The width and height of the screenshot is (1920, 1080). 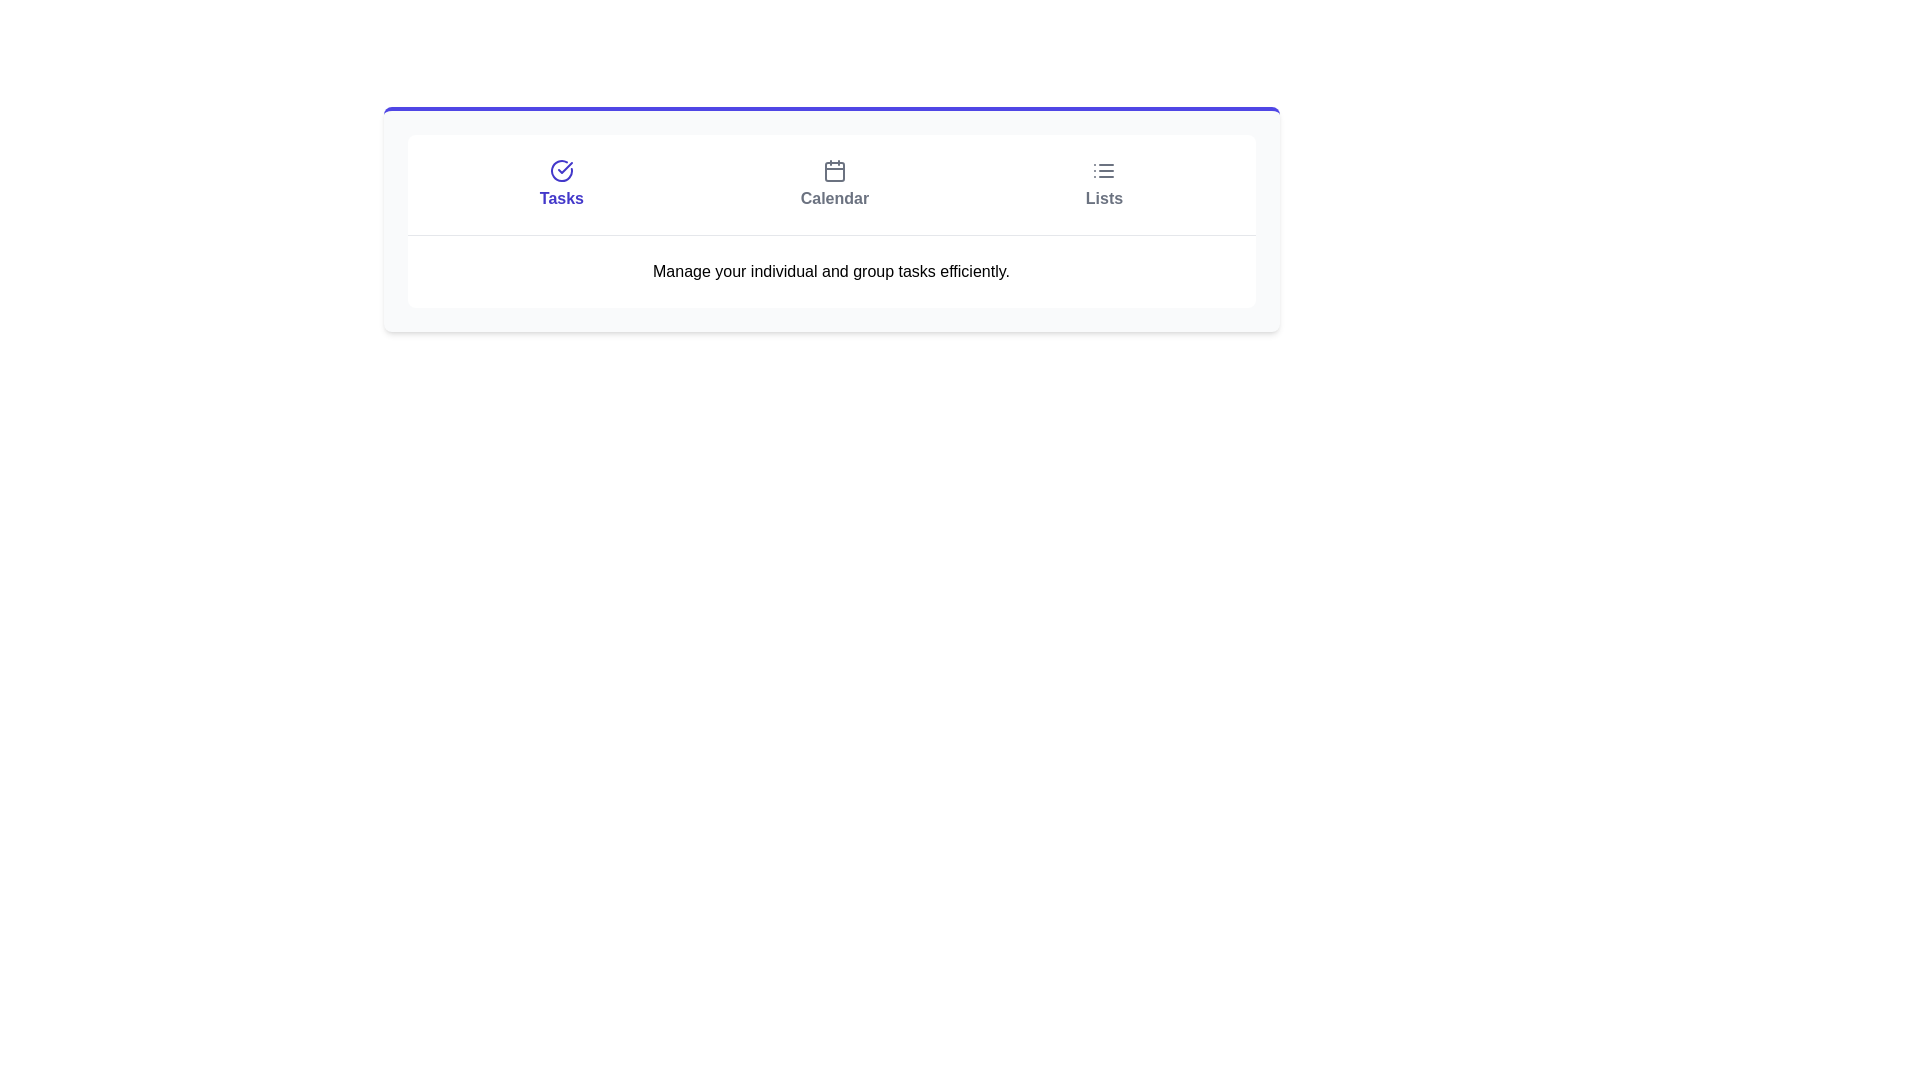 I want to click on the 'Calendar' text label, which is in bold font and located beneath the calendar icon in the navigation section, centered between 'Tasks' and 'Lists', so click(x=834, y=199).